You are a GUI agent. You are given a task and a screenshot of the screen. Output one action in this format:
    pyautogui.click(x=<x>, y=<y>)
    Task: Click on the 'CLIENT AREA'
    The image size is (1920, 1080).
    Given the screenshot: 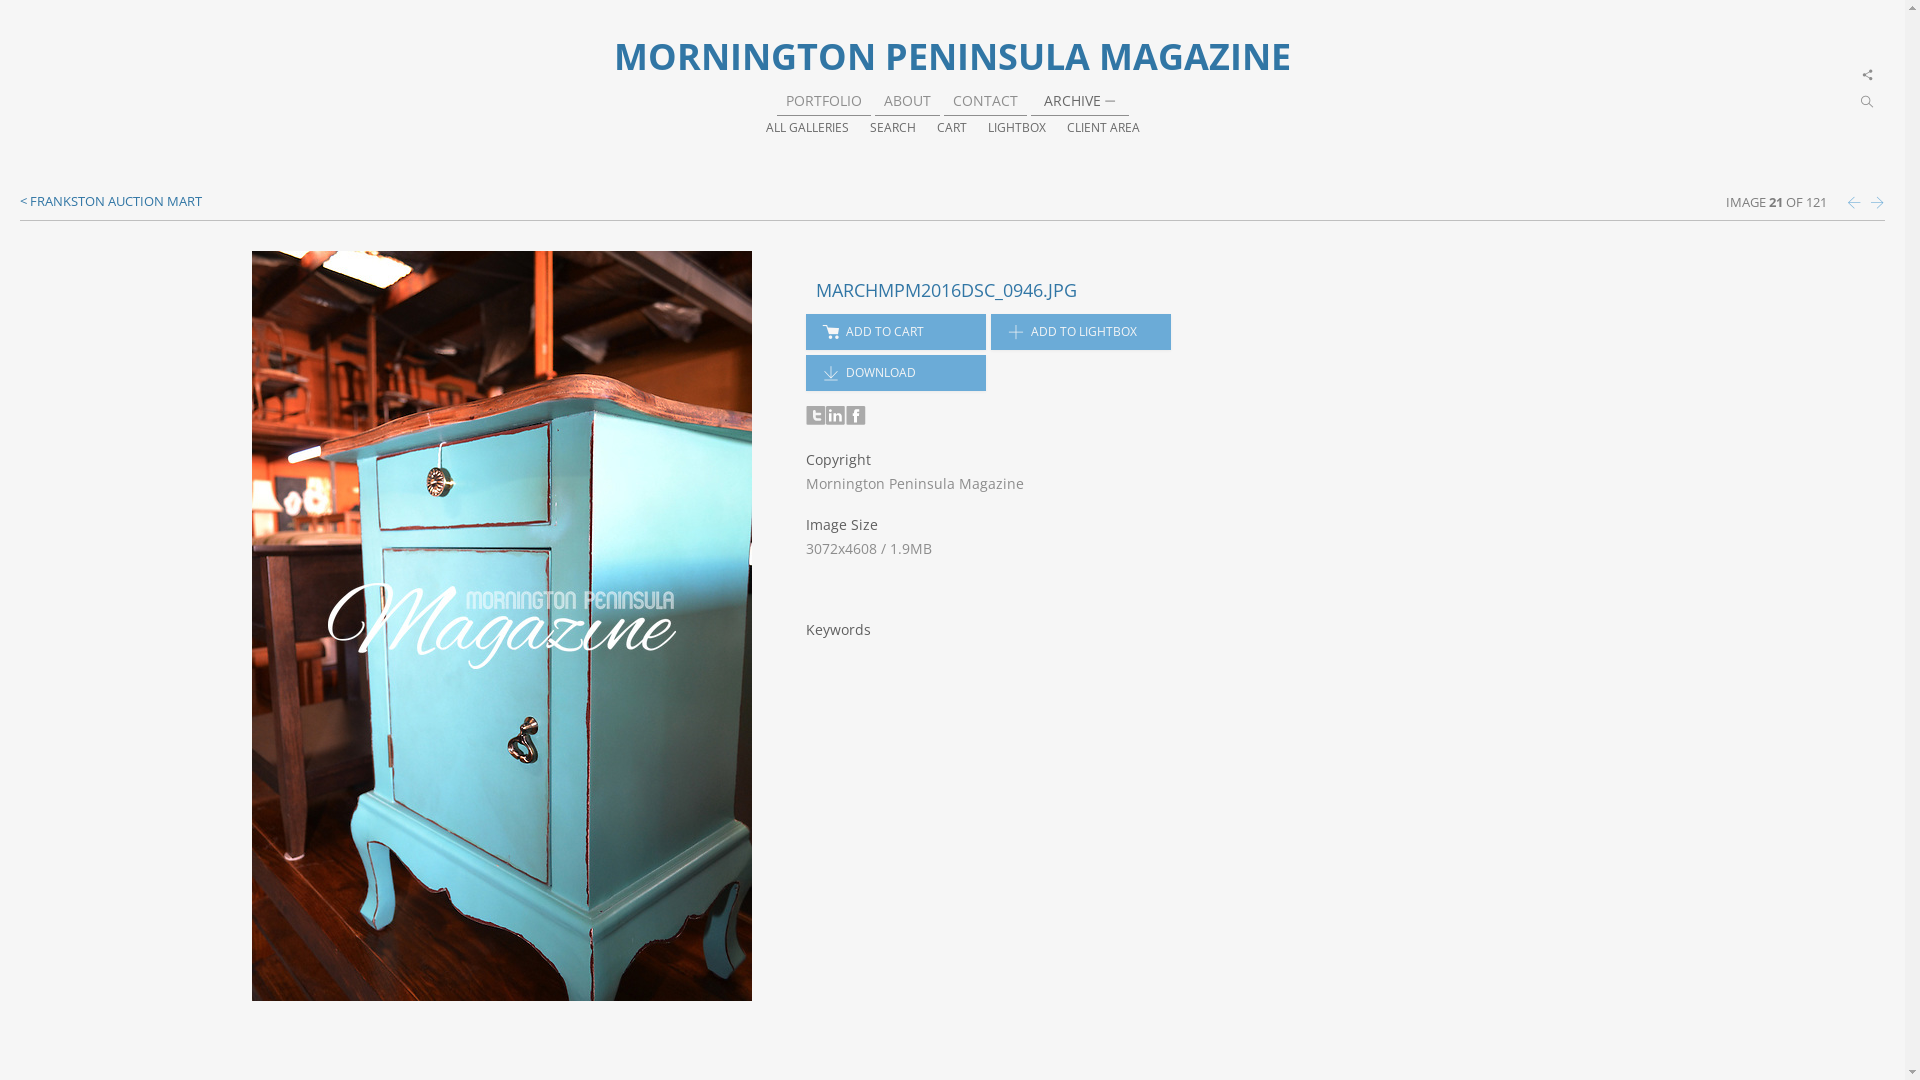 What is the action you would take?
    pyautogui.click(x=1101, y=127)
    